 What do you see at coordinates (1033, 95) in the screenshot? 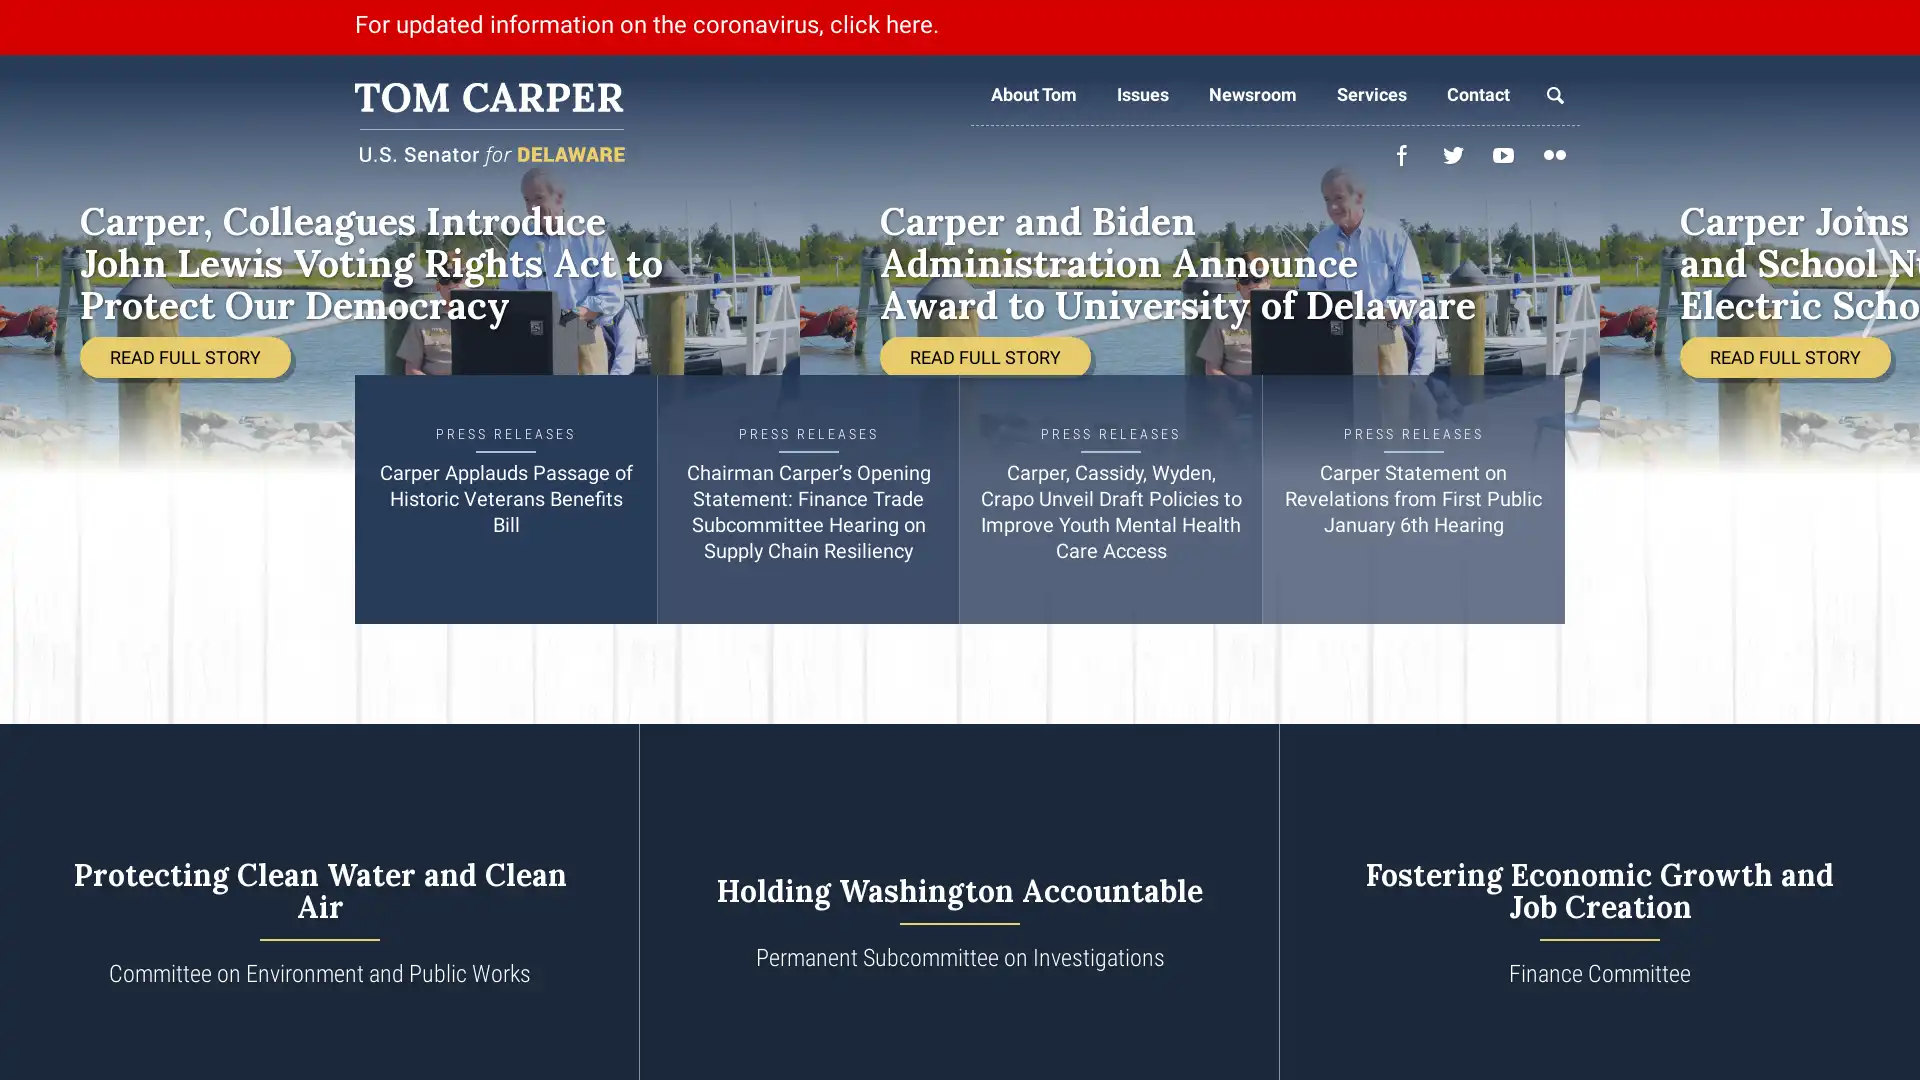
I see `About Tom` at bounding box center [1033, 95].